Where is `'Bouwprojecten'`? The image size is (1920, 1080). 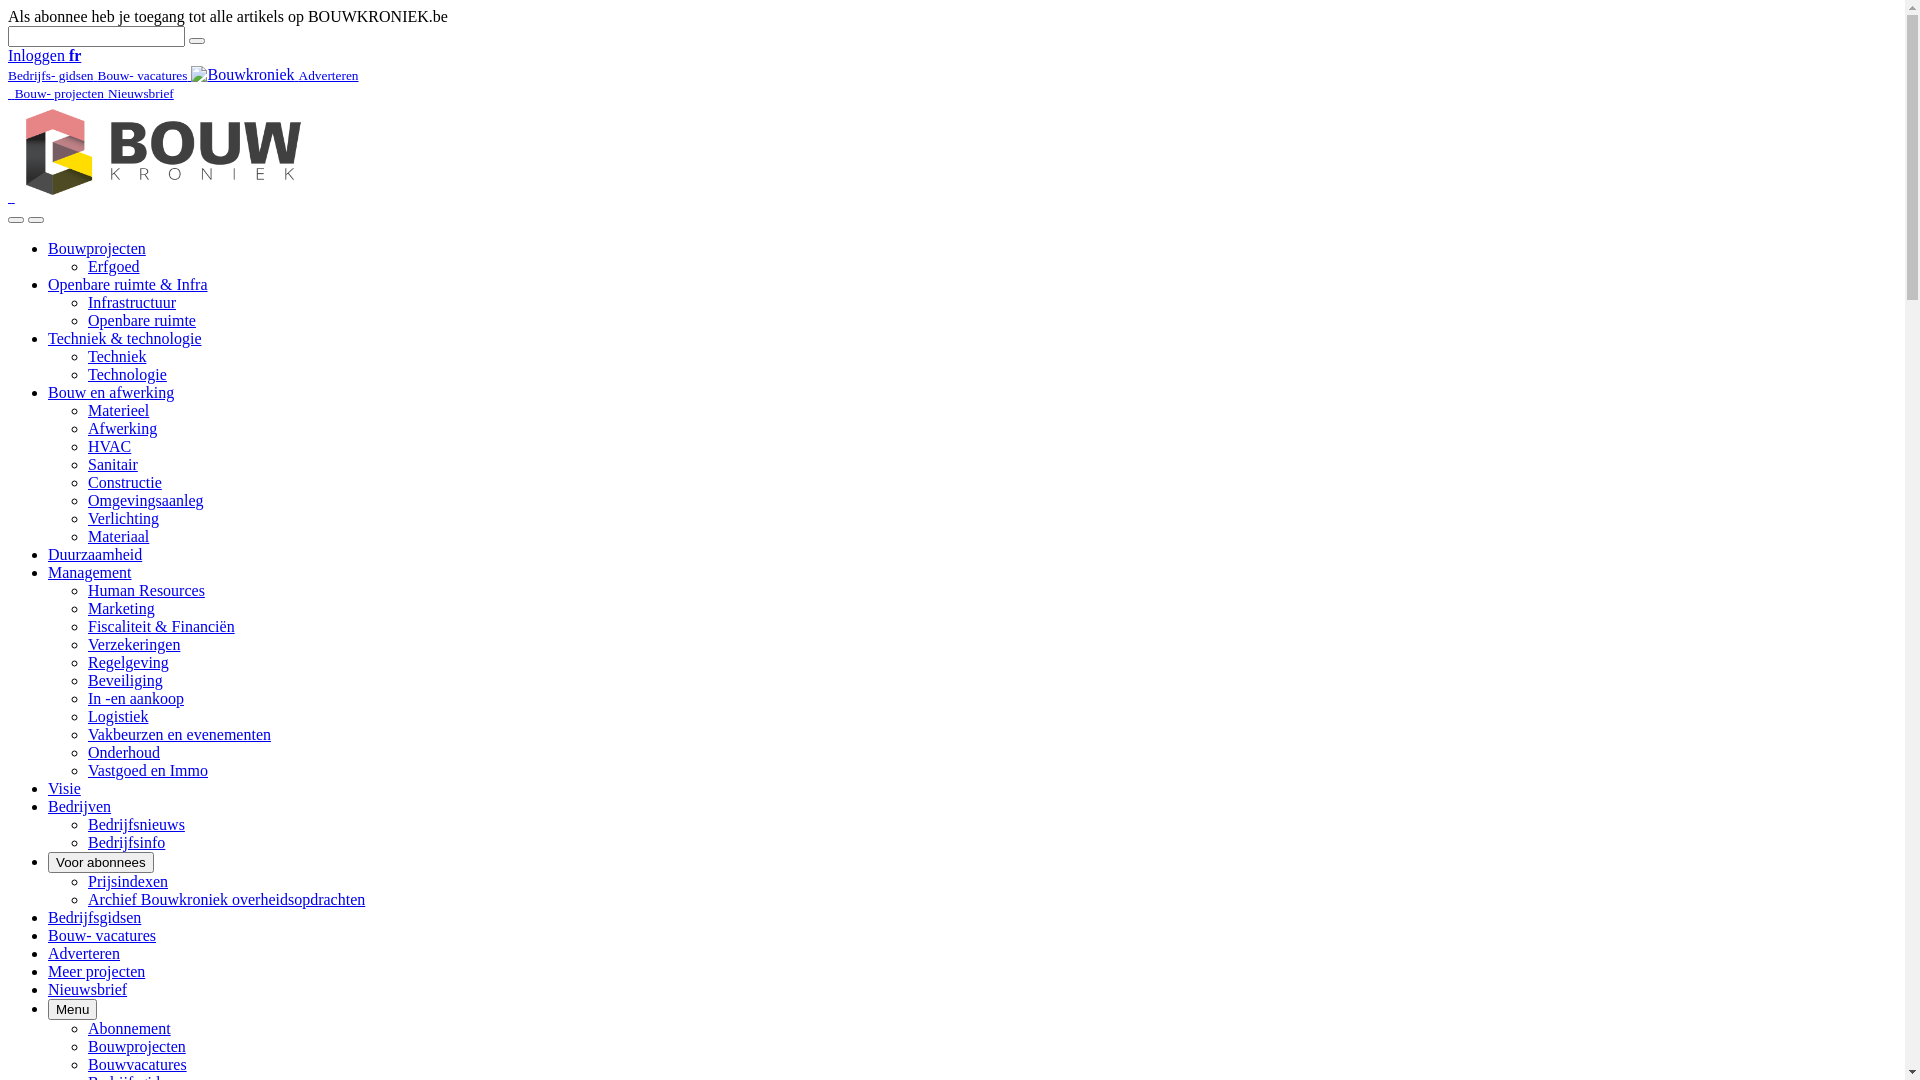 'Bouwprojecten' is located at coordinates (95, 247).